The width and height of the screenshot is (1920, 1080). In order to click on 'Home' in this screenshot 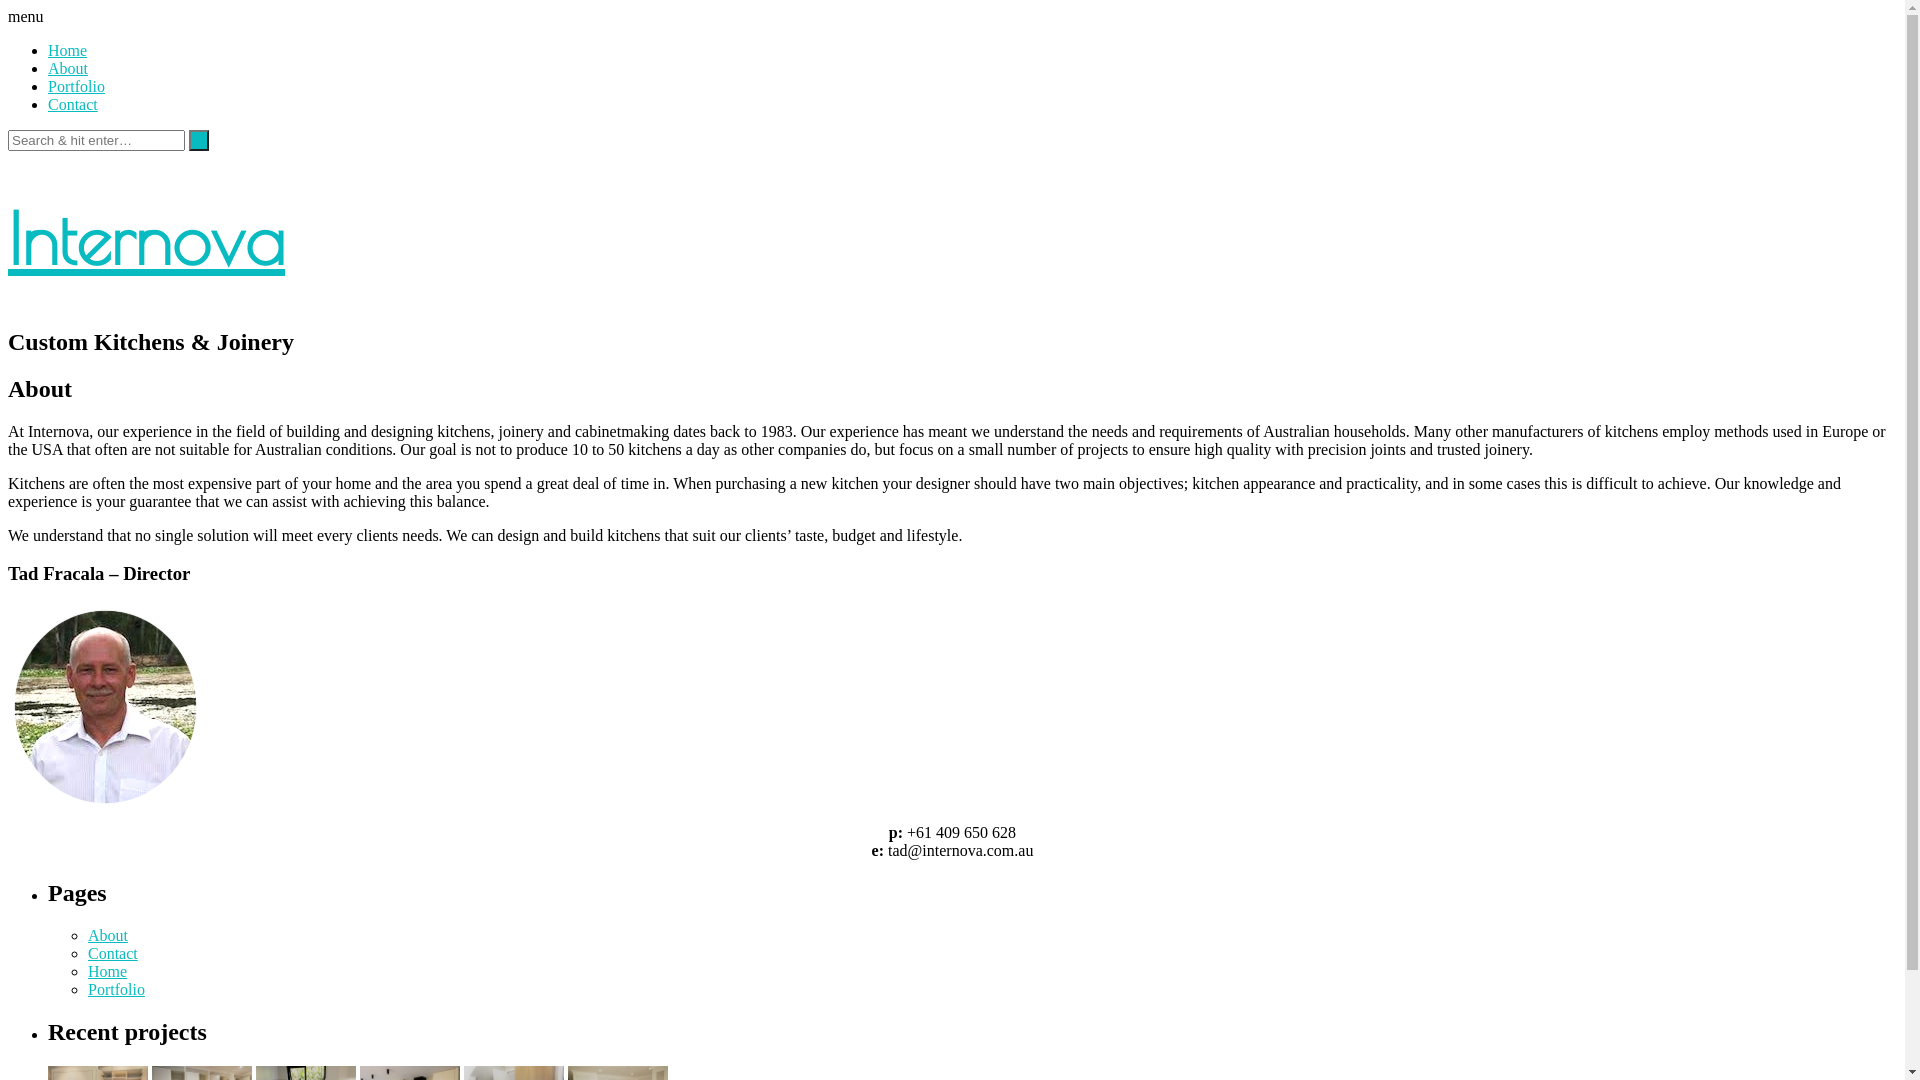, I will do `click(86, 970)`.